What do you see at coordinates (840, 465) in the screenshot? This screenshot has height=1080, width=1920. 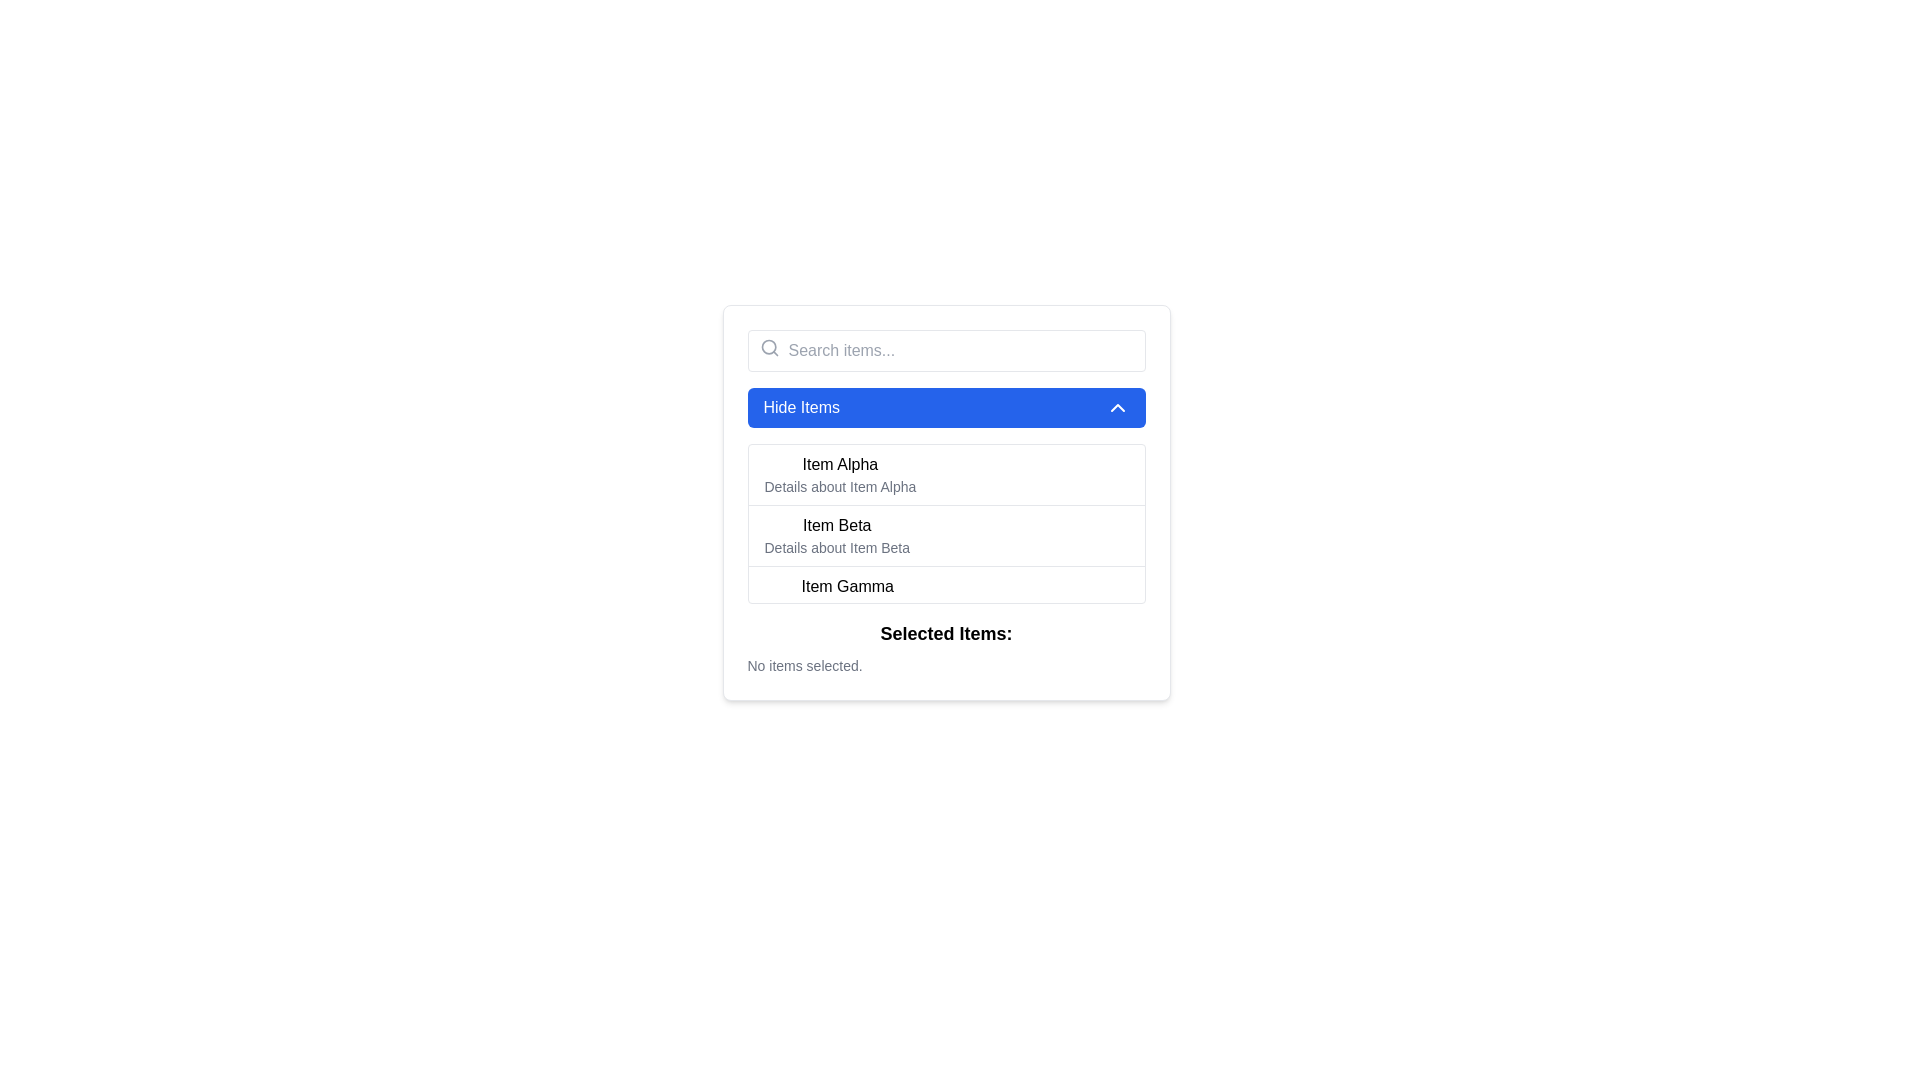 I see `the 'Item Alpha' label` at bounding box center [840, 465].